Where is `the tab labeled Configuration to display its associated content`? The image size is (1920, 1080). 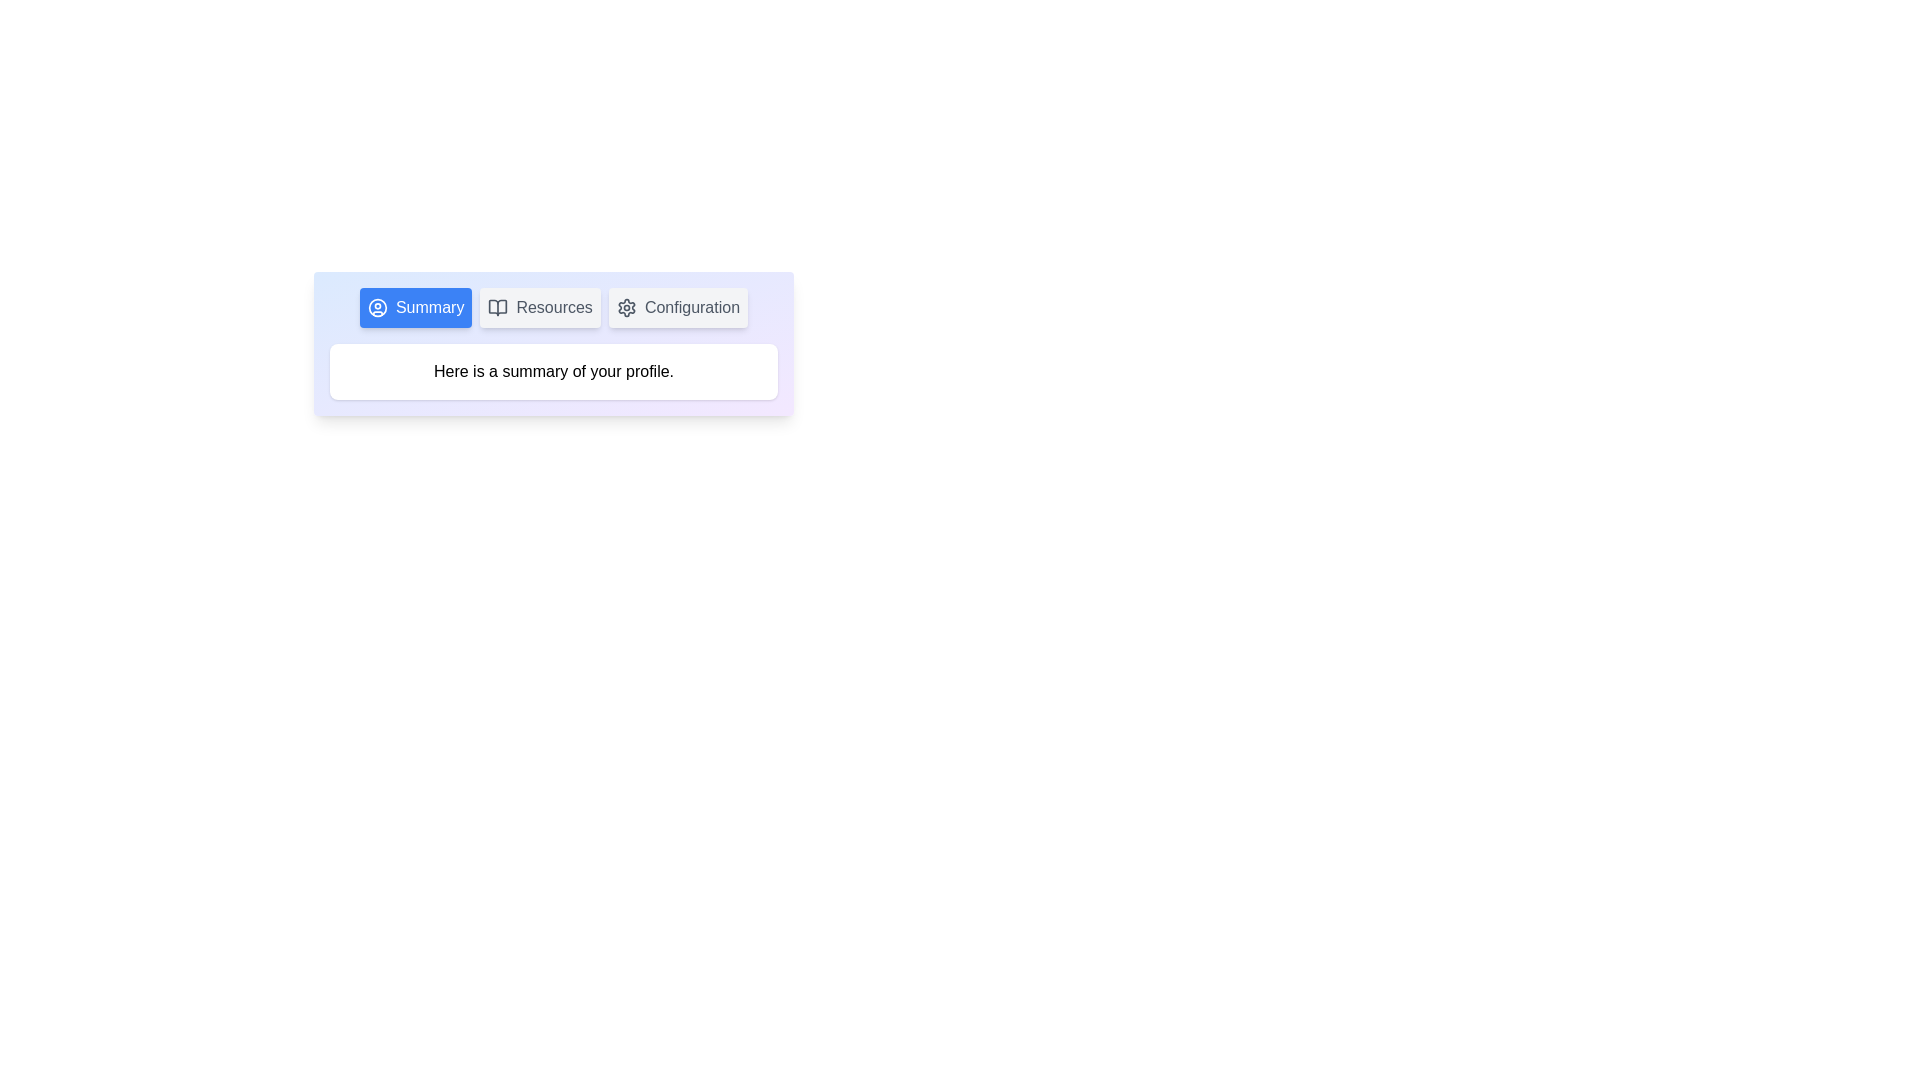
the tab labeled Configuration to display its associated content is located at coordinates (678, 308).